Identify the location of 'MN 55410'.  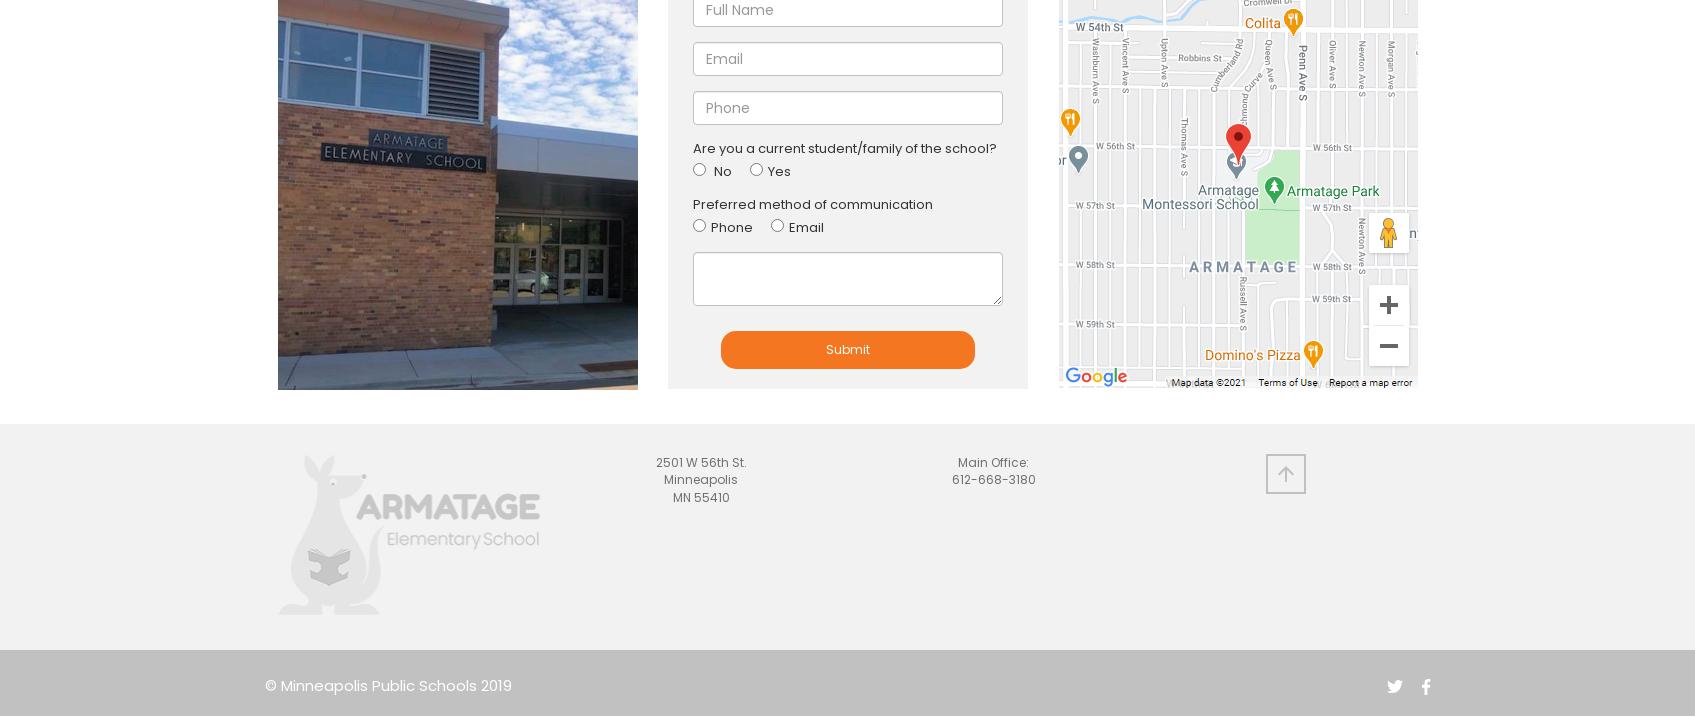
(700, 495).